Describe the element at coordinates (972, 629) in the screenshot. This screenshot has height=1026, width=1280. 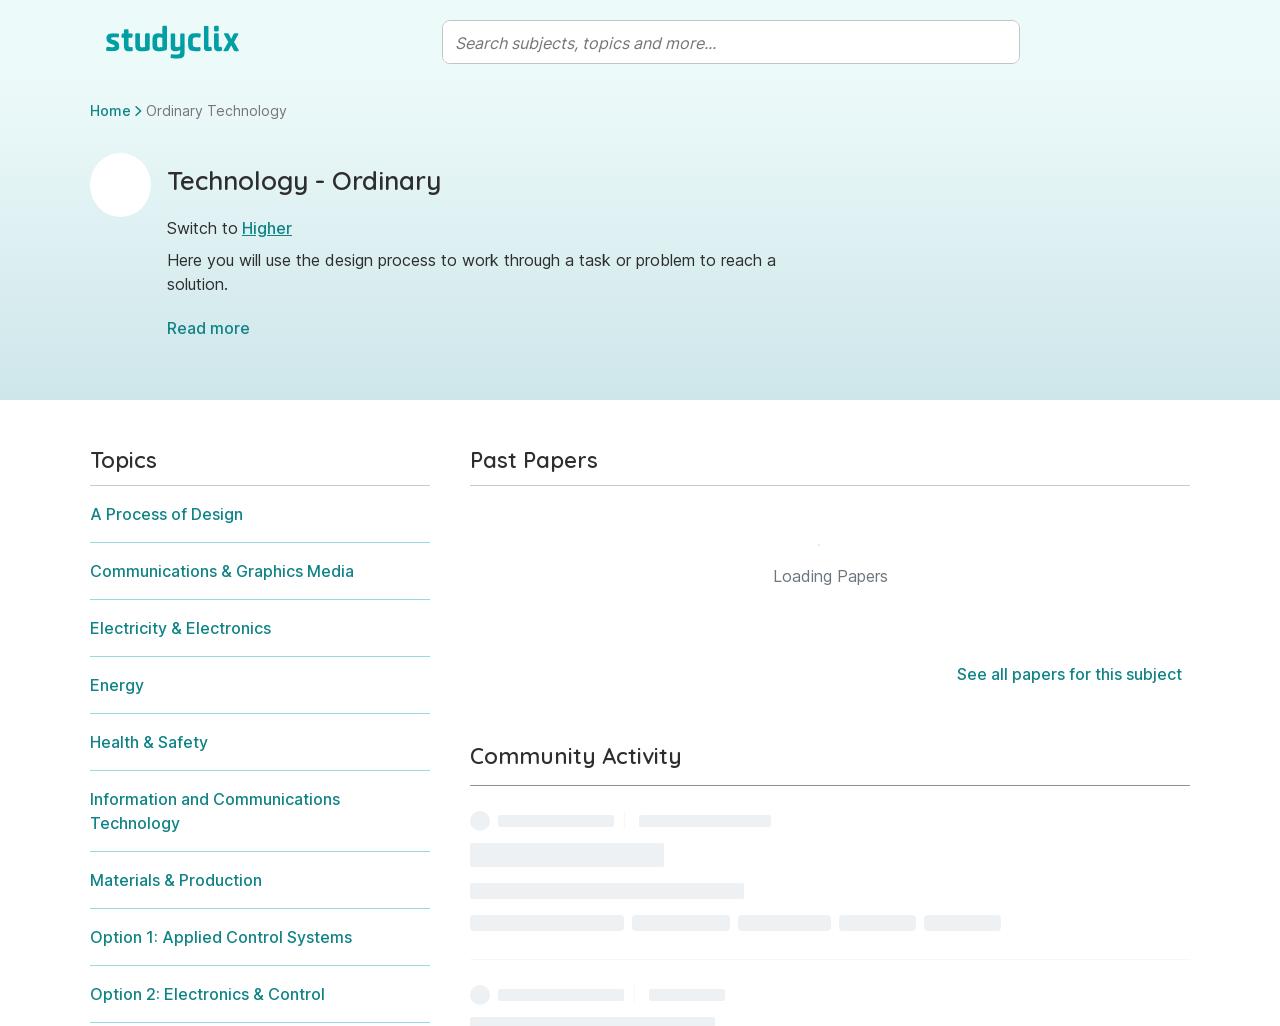
I see `'More'` at that location.